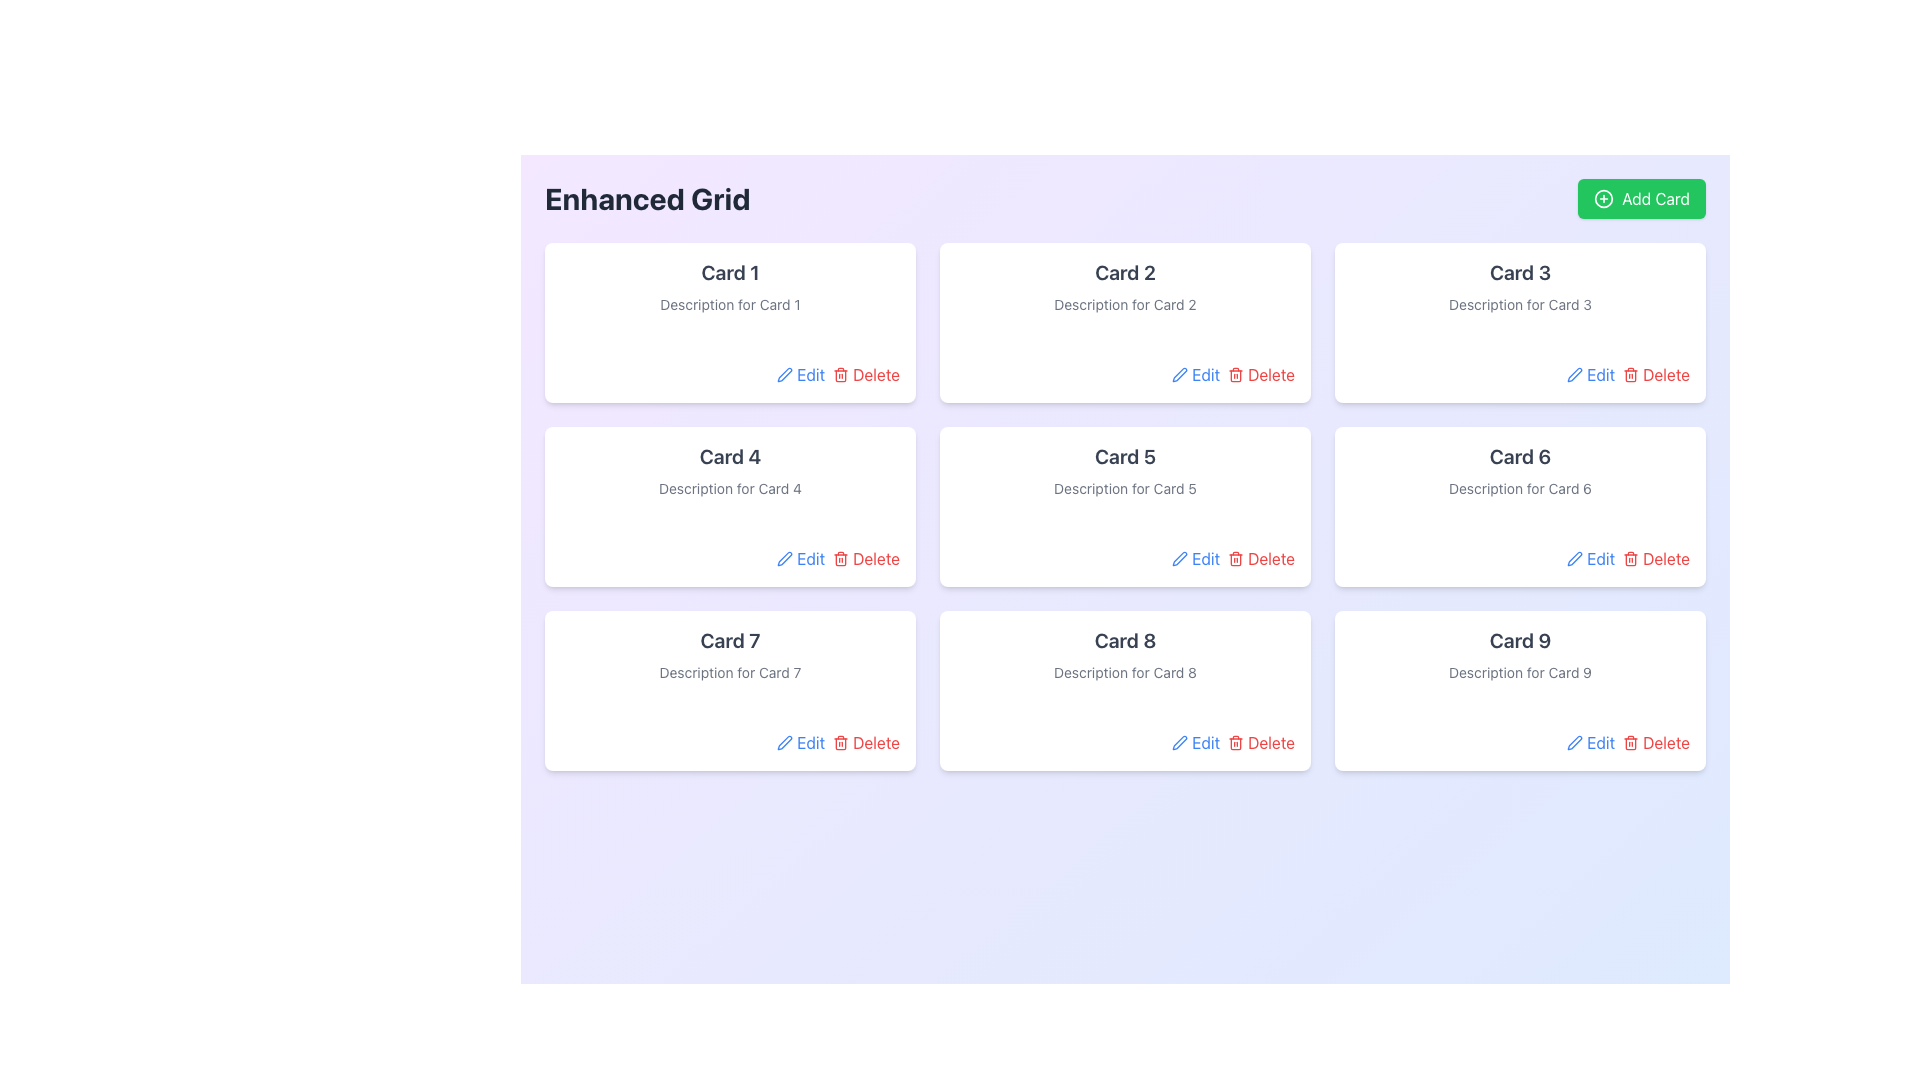 The height and width of the screenshot is (1080, 1920). I want to click on the title text label located in the upper-left corner of the first card in the grid layout, which identifies the card's contents, so click(729, 273).